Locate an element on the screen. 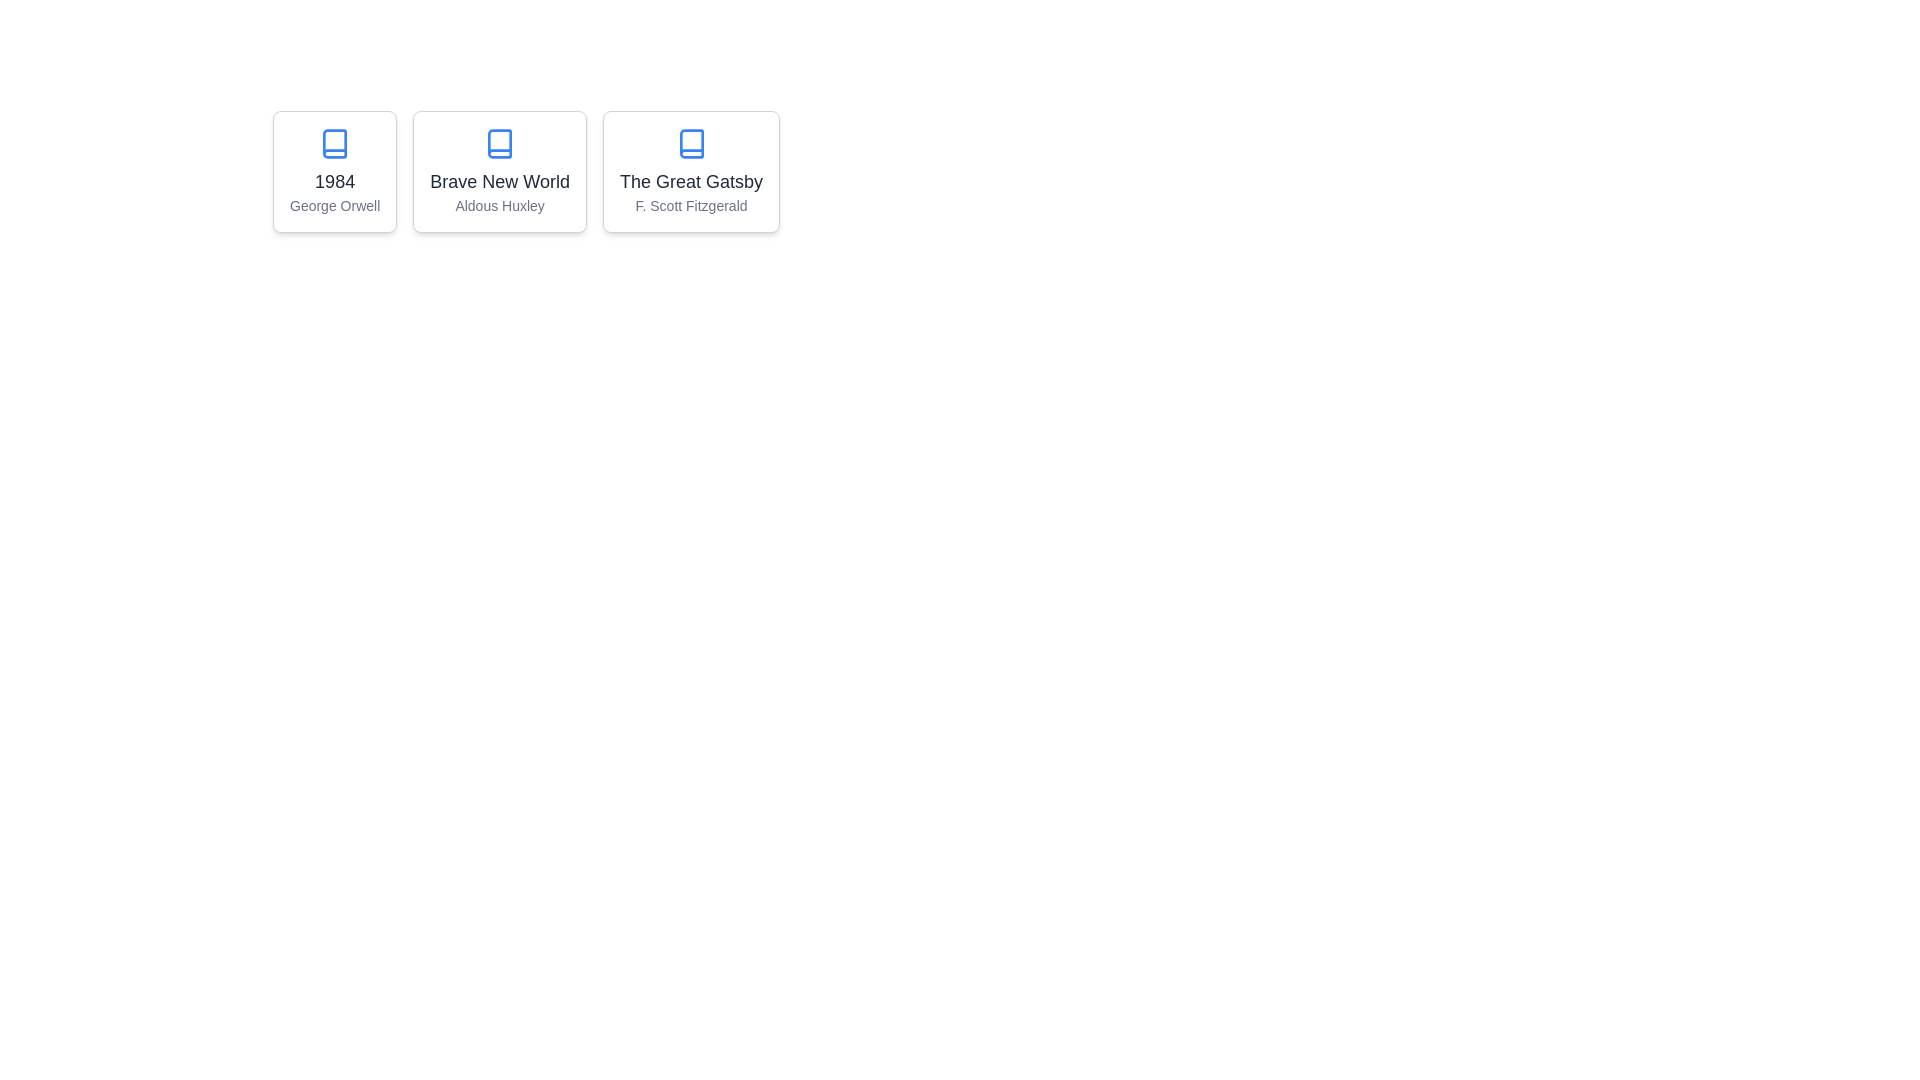 Image resolution: width=1920 pixels, height=1080 pixels. the text label displaying the title 'Brave New World' within the book card structure, positioned below the book icon and above the author text 'Aldous Huxley' is located at coordinates (500, 181).